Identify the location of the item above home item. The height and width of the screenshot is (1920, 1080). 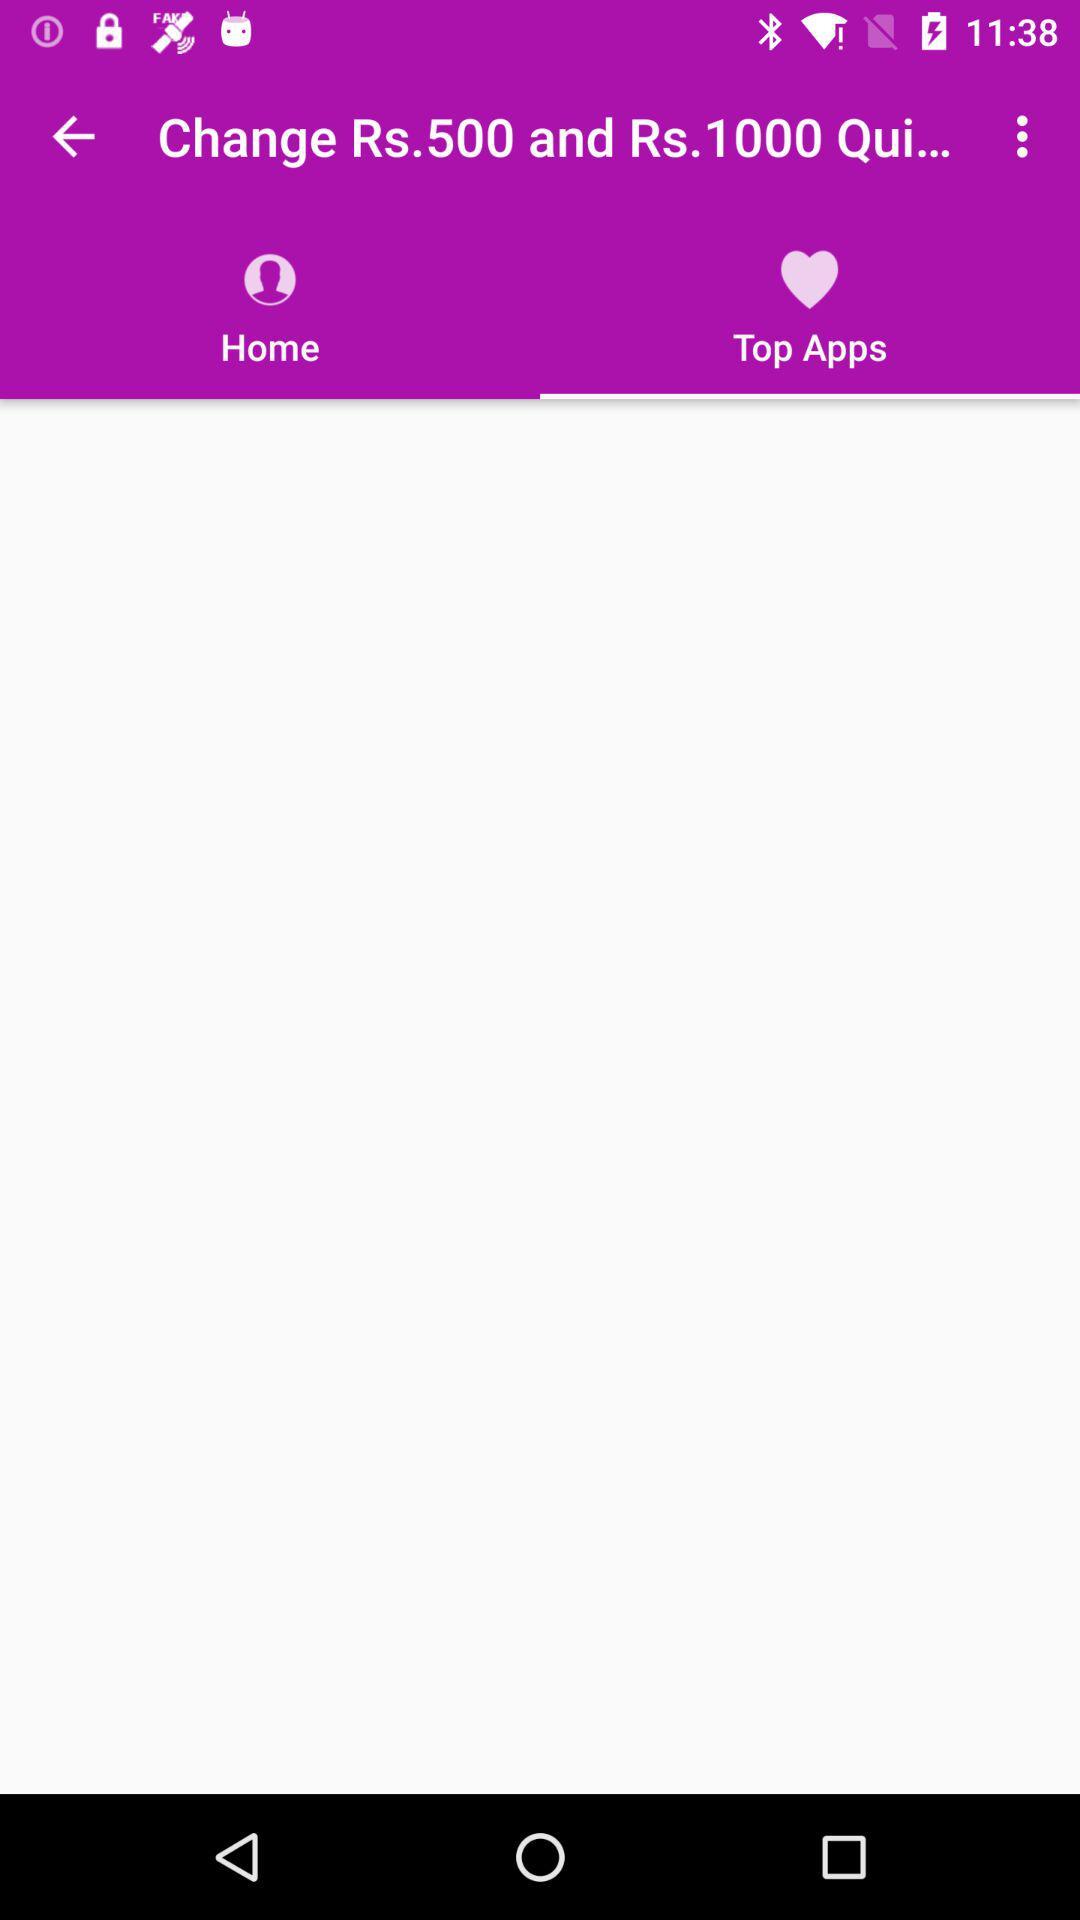
(72, 135).